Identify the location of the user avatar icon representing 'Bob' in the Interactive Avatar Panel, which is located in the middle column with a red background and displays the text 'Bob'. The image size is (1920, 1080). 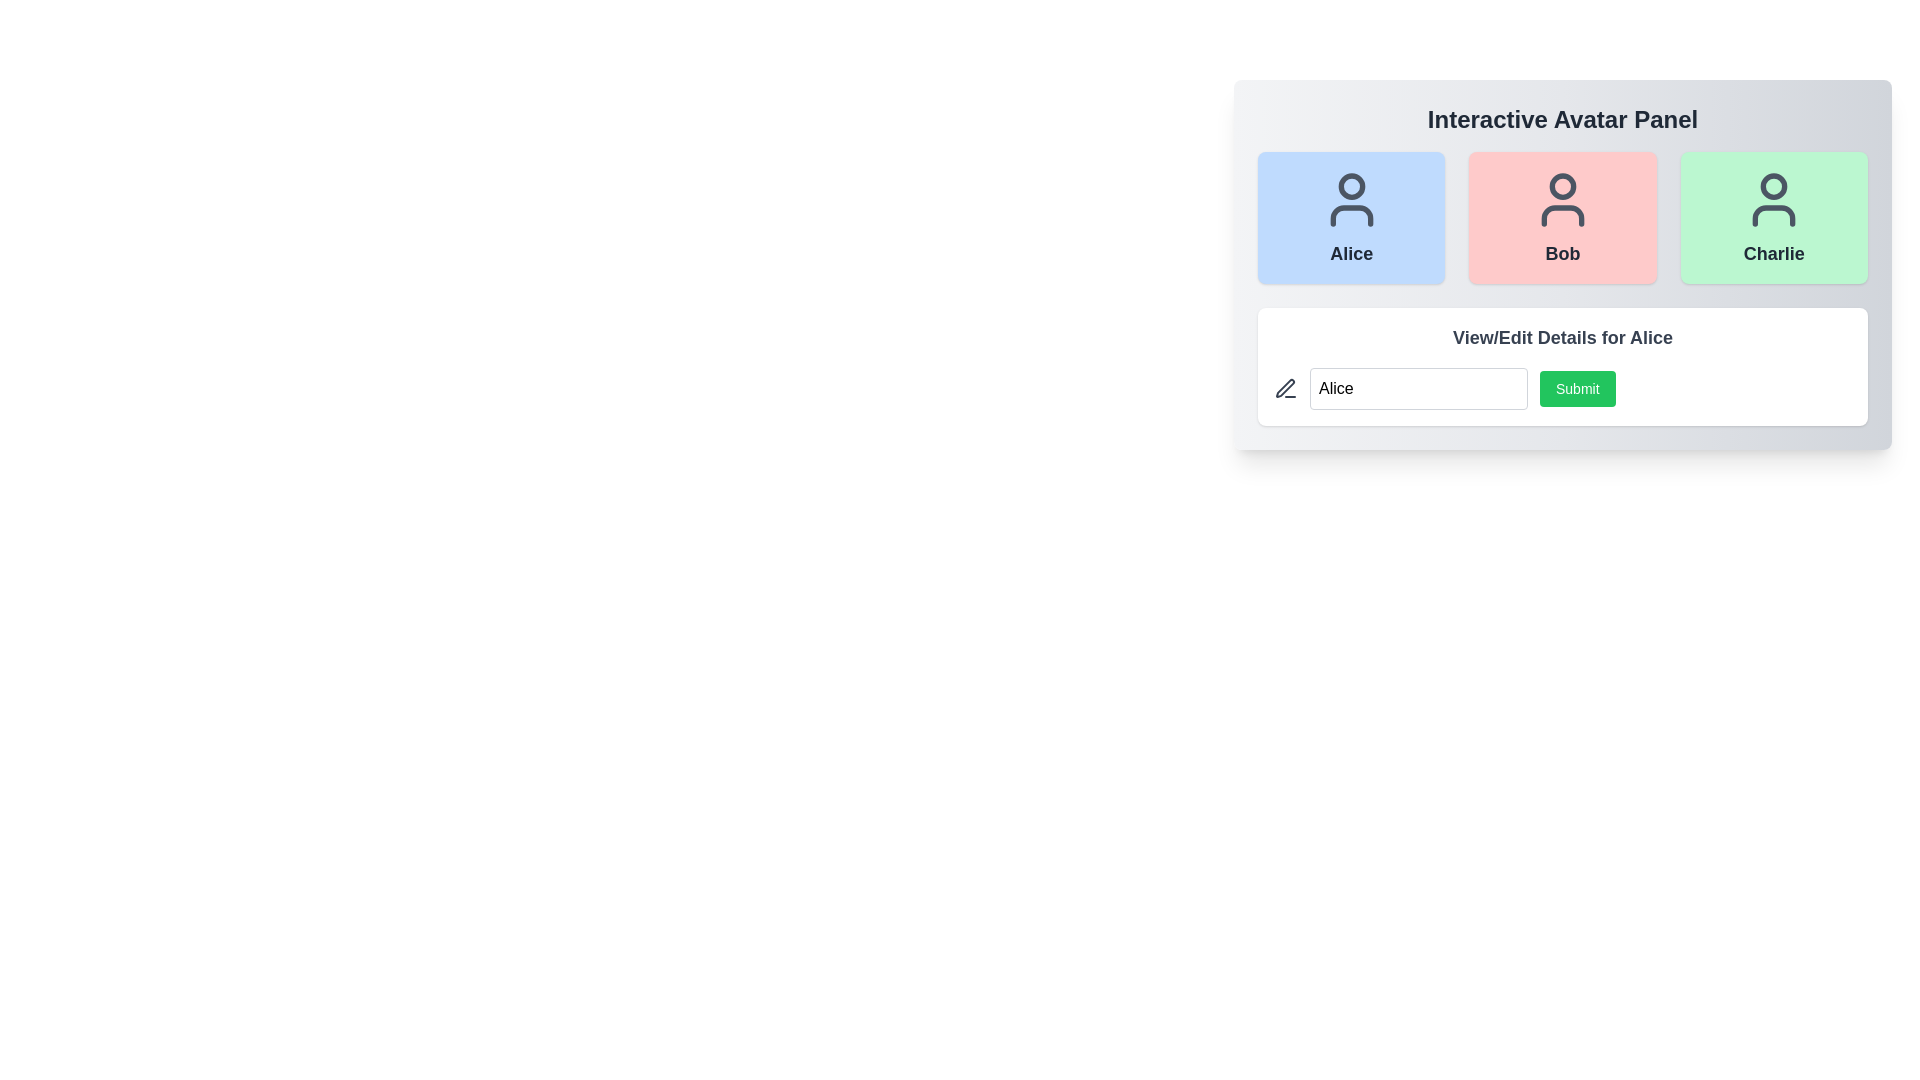
(1562, 200).